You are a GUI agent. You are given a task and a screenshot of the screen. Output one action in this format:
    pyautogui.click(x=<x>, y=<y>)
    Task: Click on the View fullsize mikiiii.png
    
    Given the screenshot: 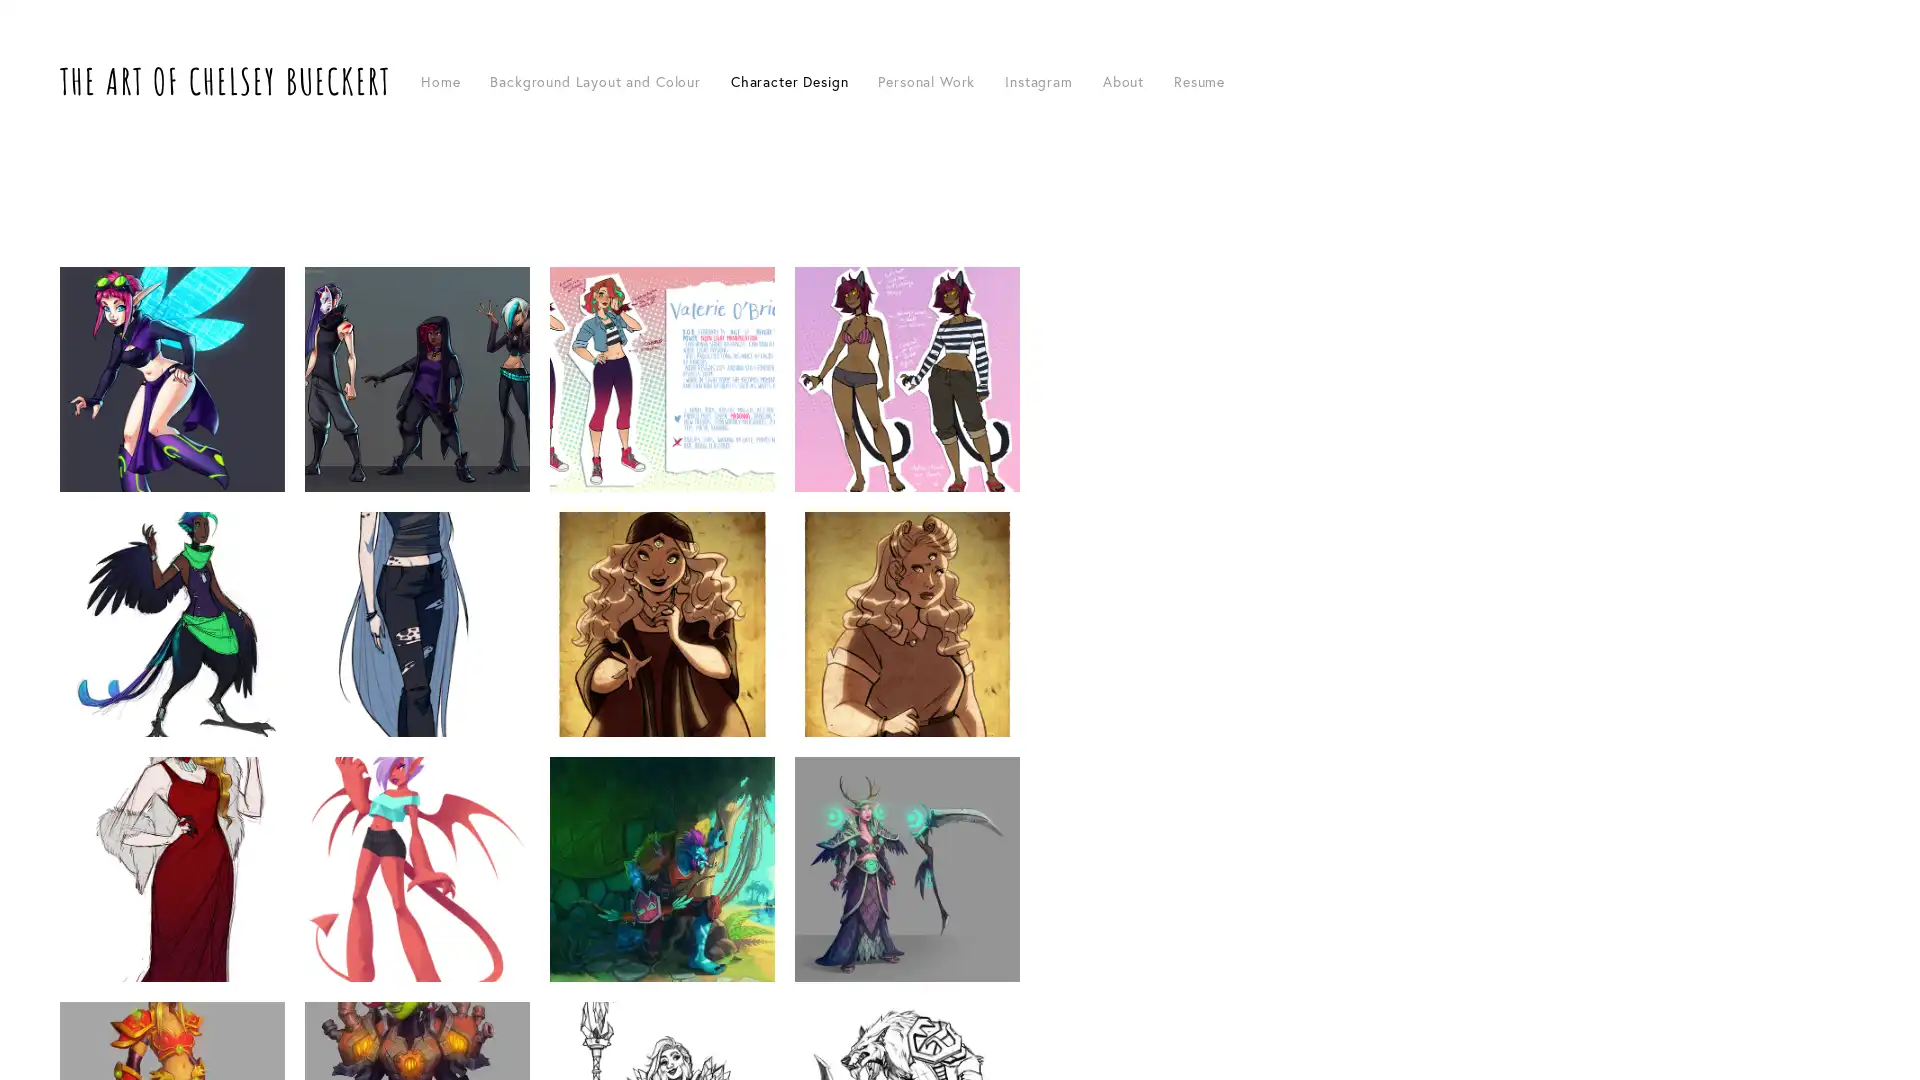 What is the action you would take?
    pyautogui.click(x=906, y=379)
    